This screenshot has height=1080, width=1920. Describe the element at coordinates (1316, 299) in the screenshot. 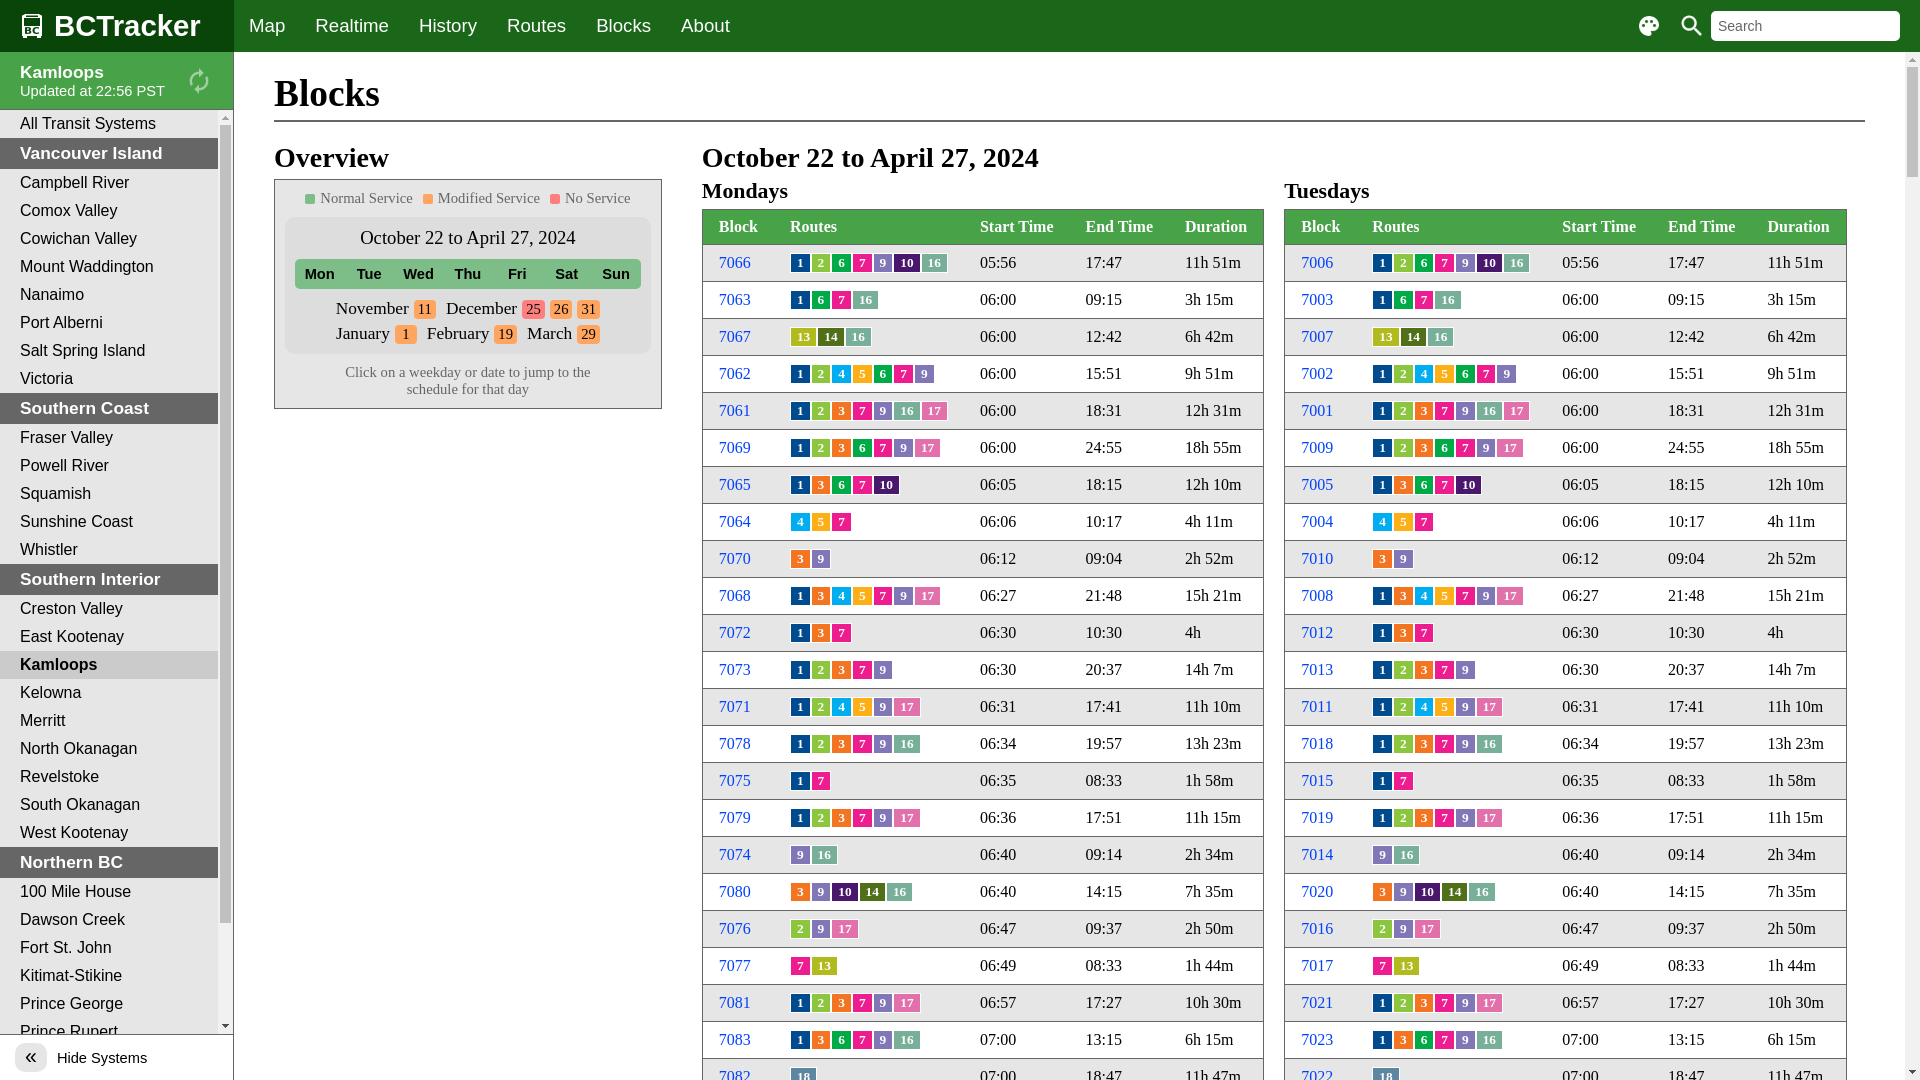

I see `'7003'` at that location.